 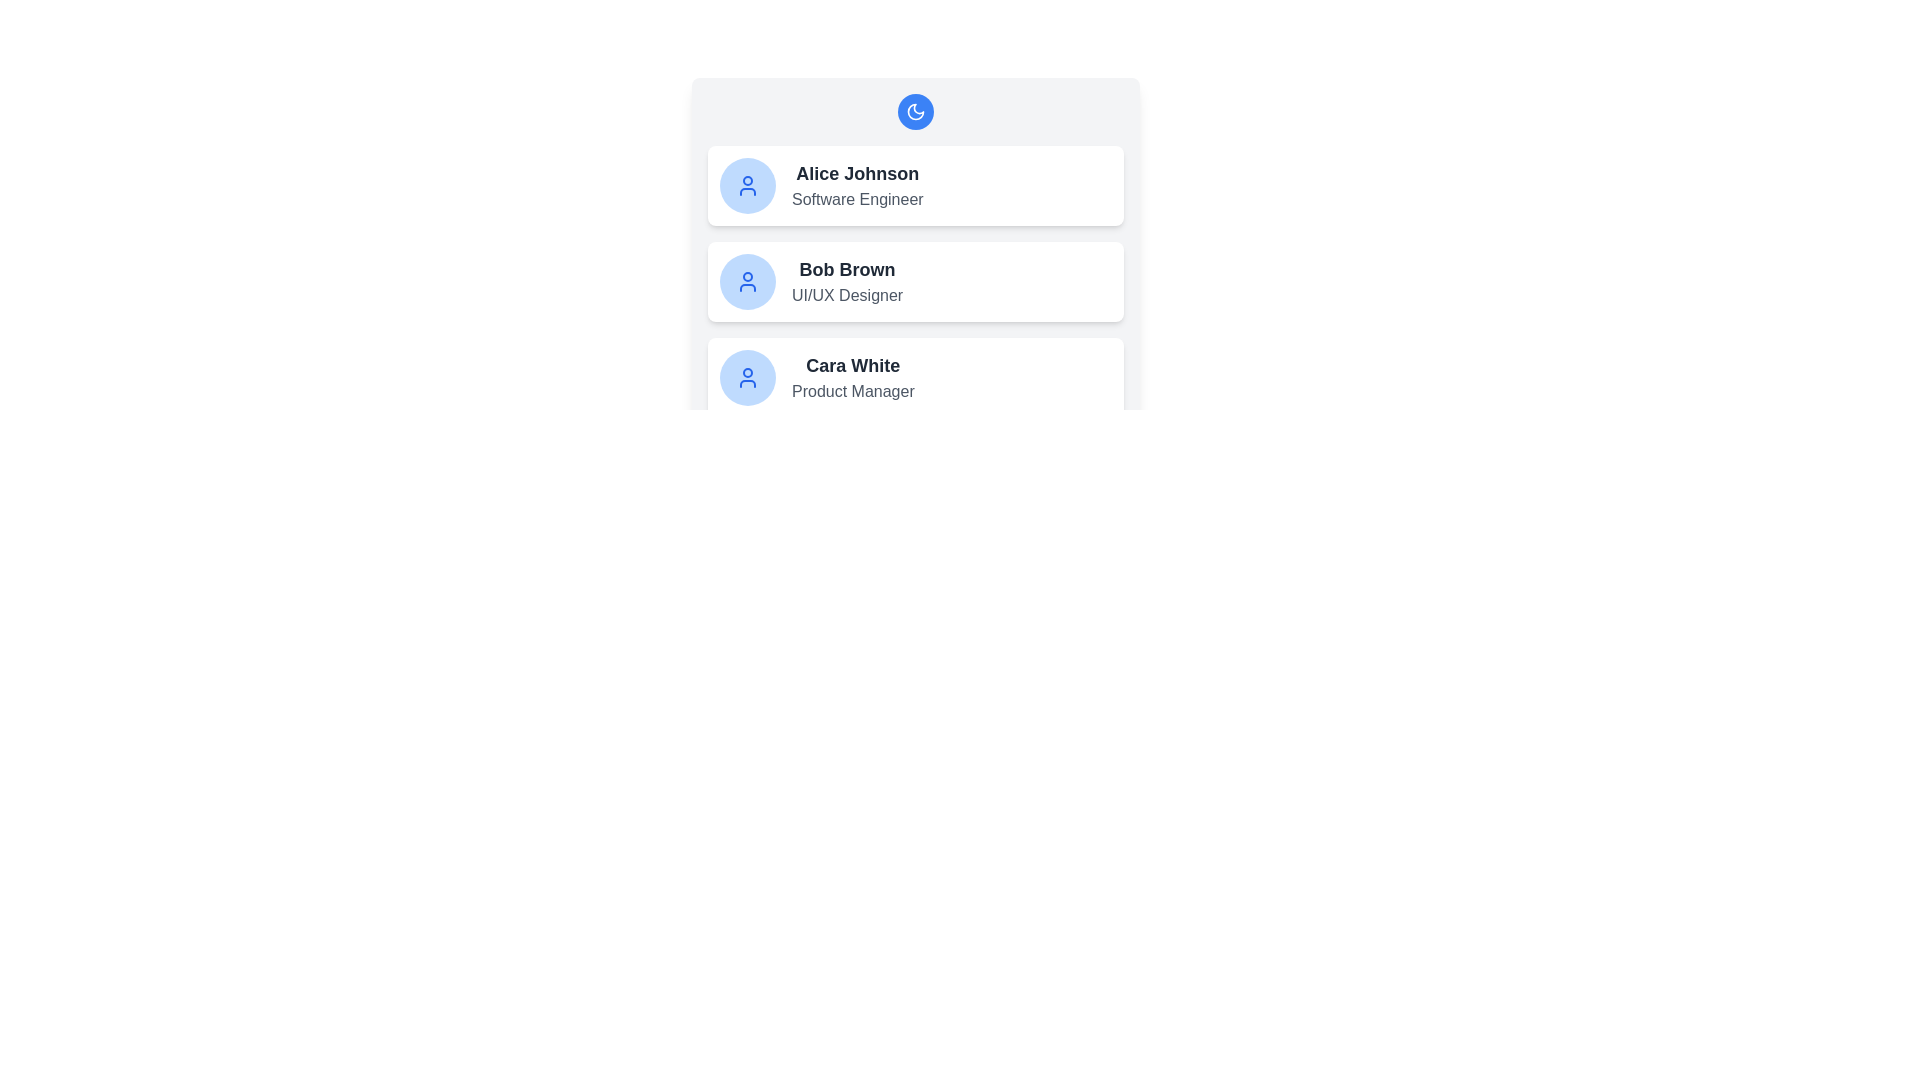 What do you see at coordinates (853, 392) in the screenshot?
I see `the text label indicating the job title of 'Cara White' in the third profile card, which is located below the heading 'Cara White'` at bounding box center [853, 392].